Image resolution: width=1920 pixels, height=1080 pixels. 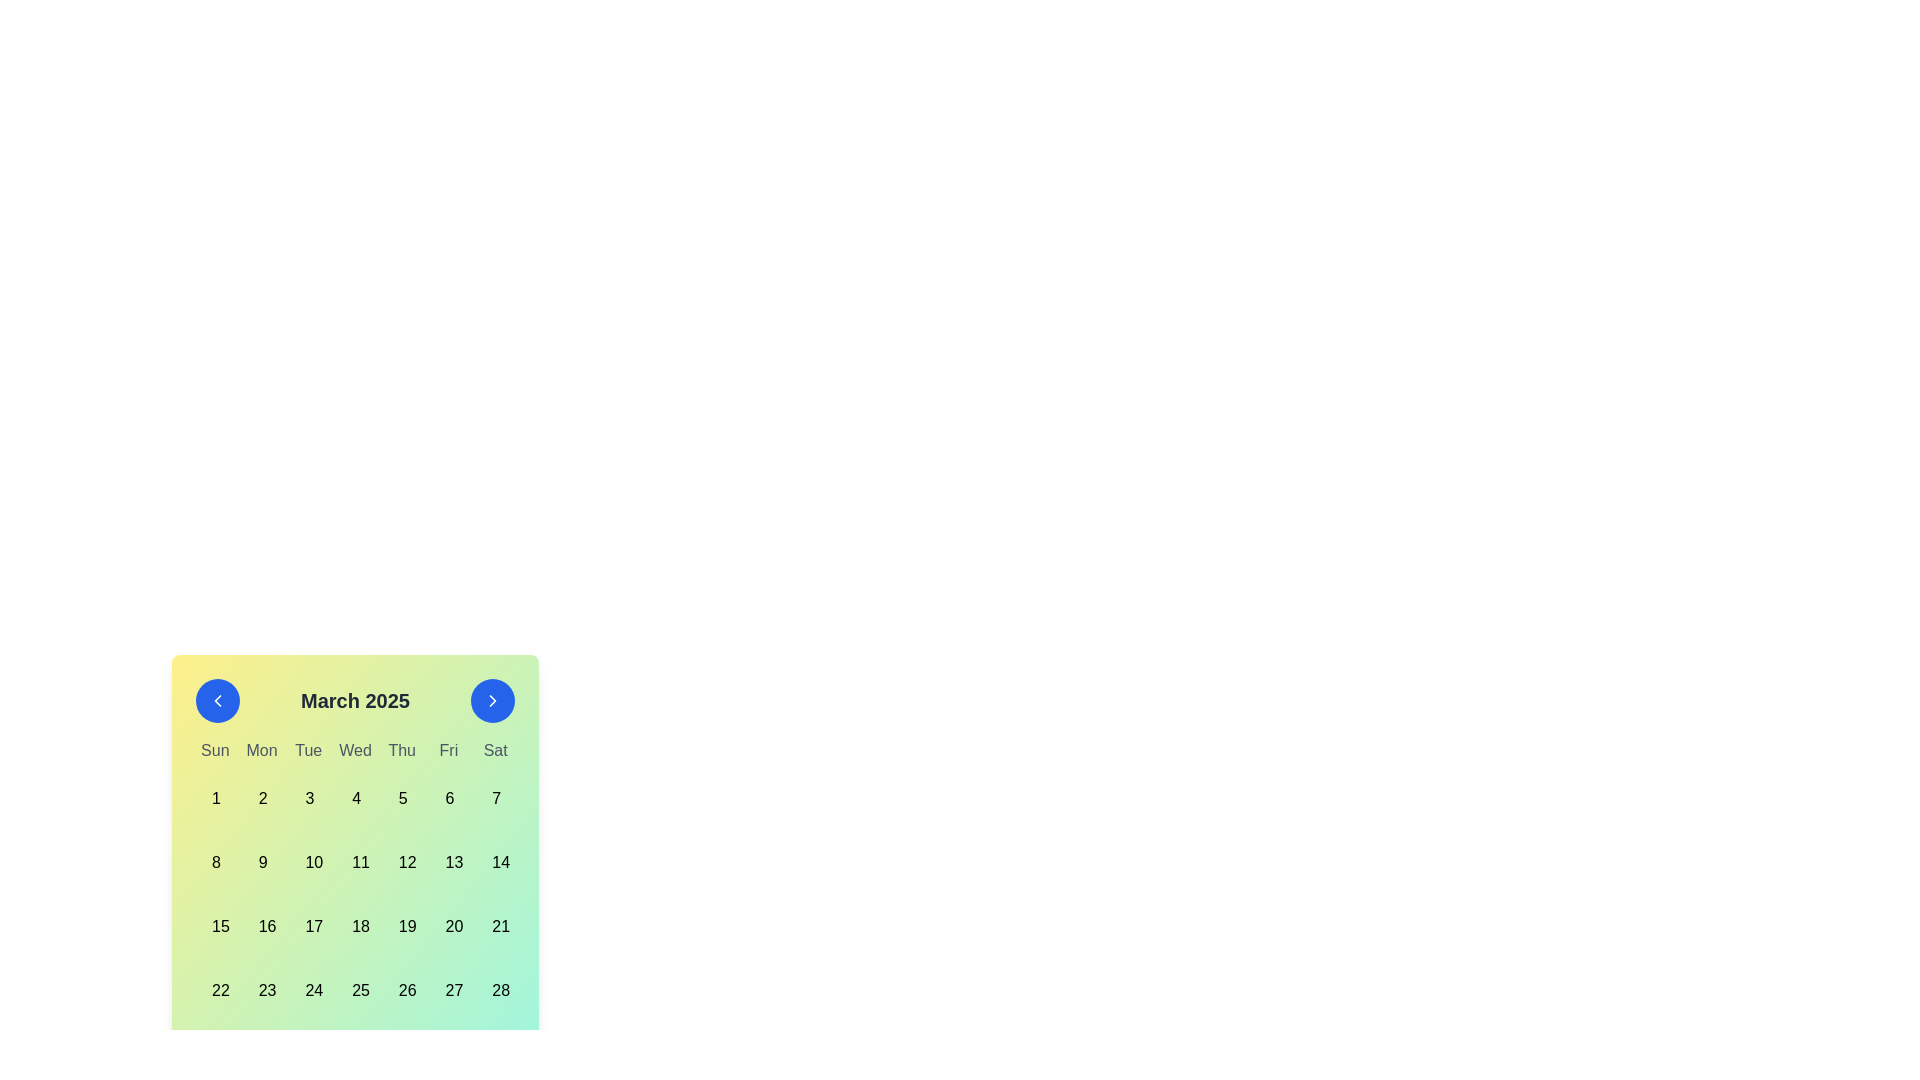 I want to click on the clickable calendar day box located in the third row and fifth column of the calendar grid, beneath the 'Thu' column, so click(x=401, y=862).